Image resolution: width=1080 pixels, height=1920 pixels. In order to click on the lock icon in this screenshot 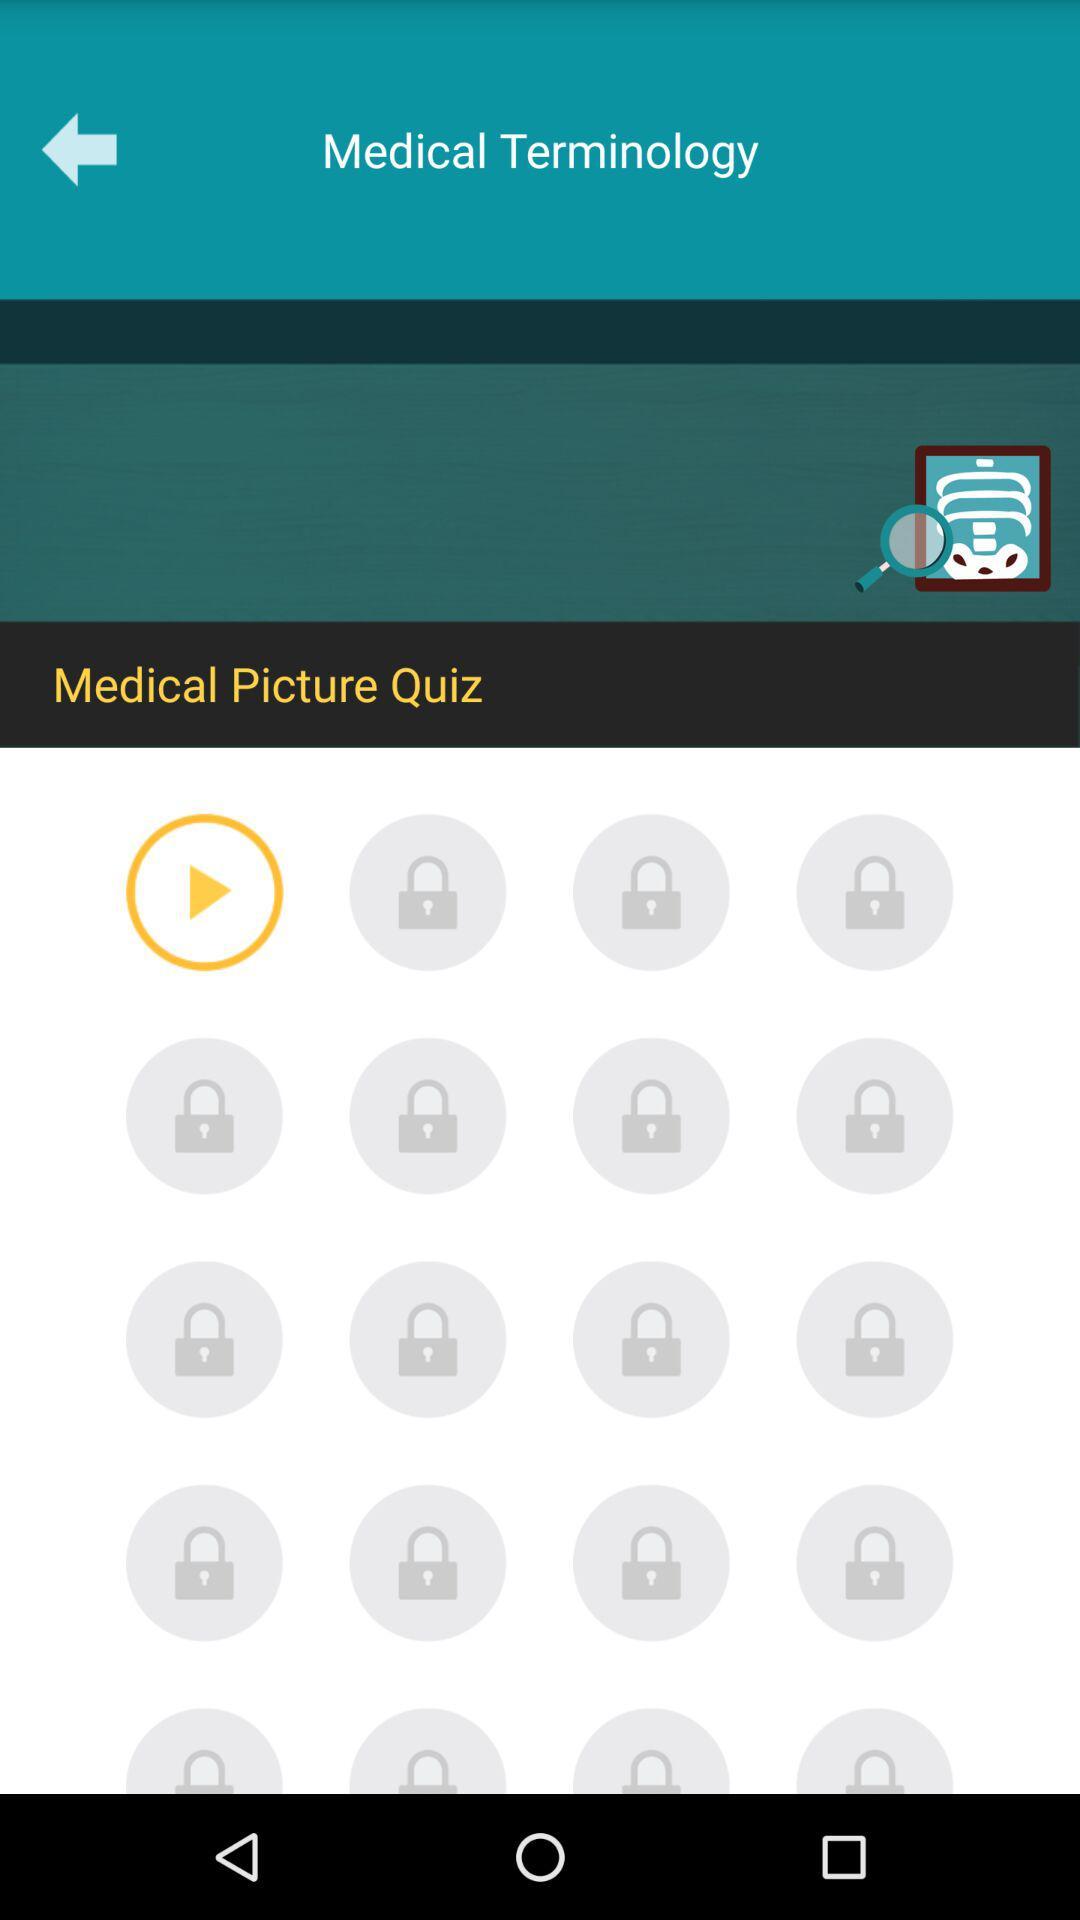, I will do `click(874, 954)`.